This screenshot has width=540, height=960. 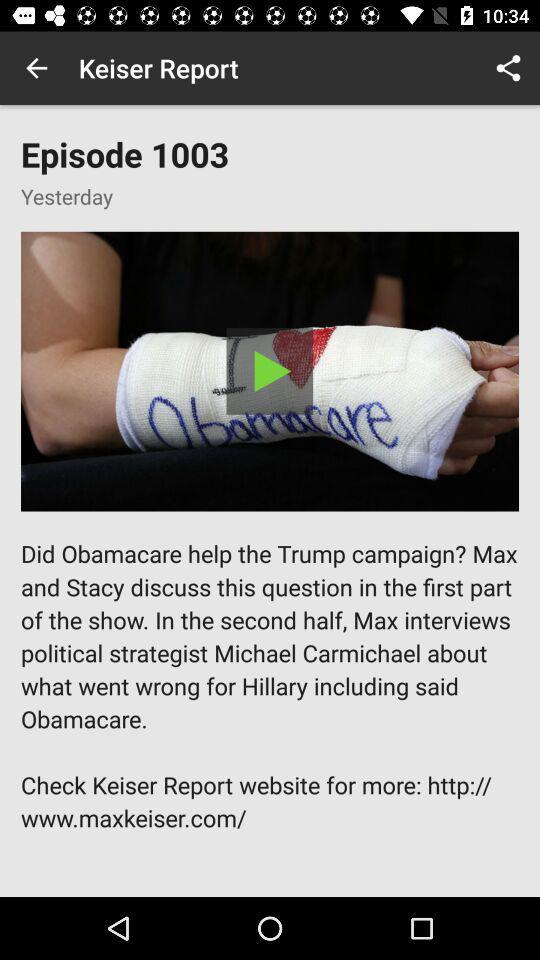 What do you see at coordinates (270, 370) in the screenshot?
I see `video` at bounding box center [270, 370].